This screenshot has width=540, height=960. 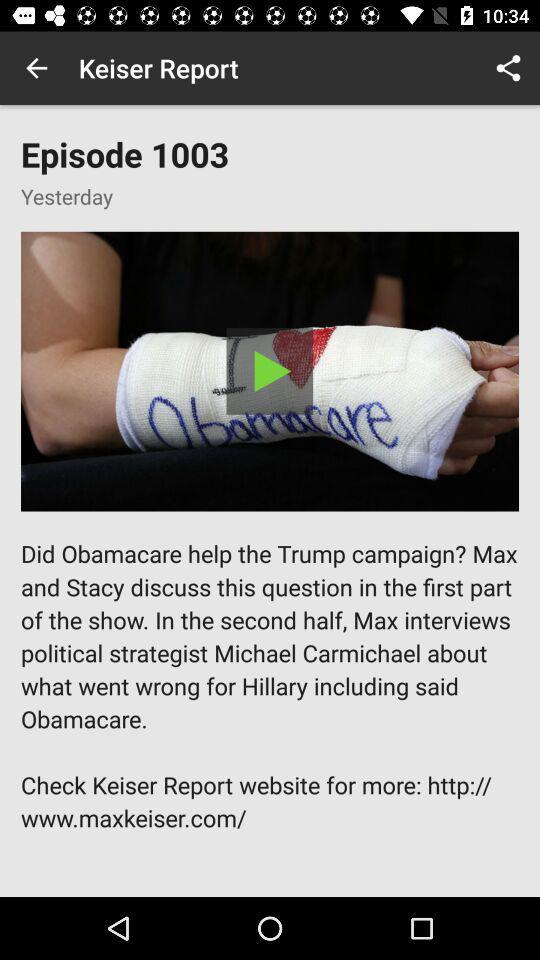 What do you see at coordinates (270, 370) in the screenshot?
I see `video` at bounding box center [270, 370].